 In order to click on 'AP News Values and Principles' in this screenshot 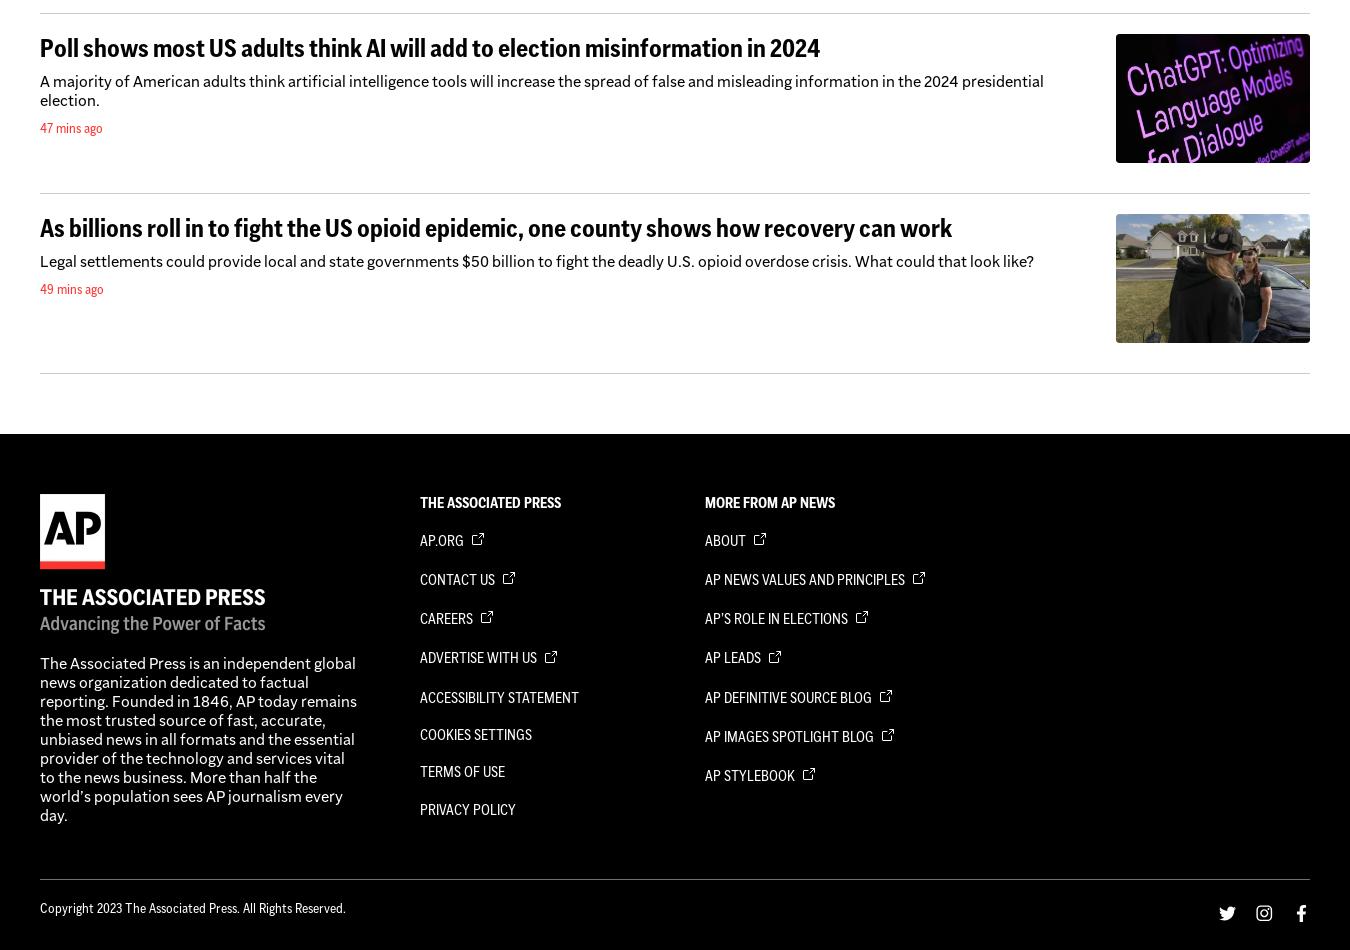, I will do `click(806, 579)`.